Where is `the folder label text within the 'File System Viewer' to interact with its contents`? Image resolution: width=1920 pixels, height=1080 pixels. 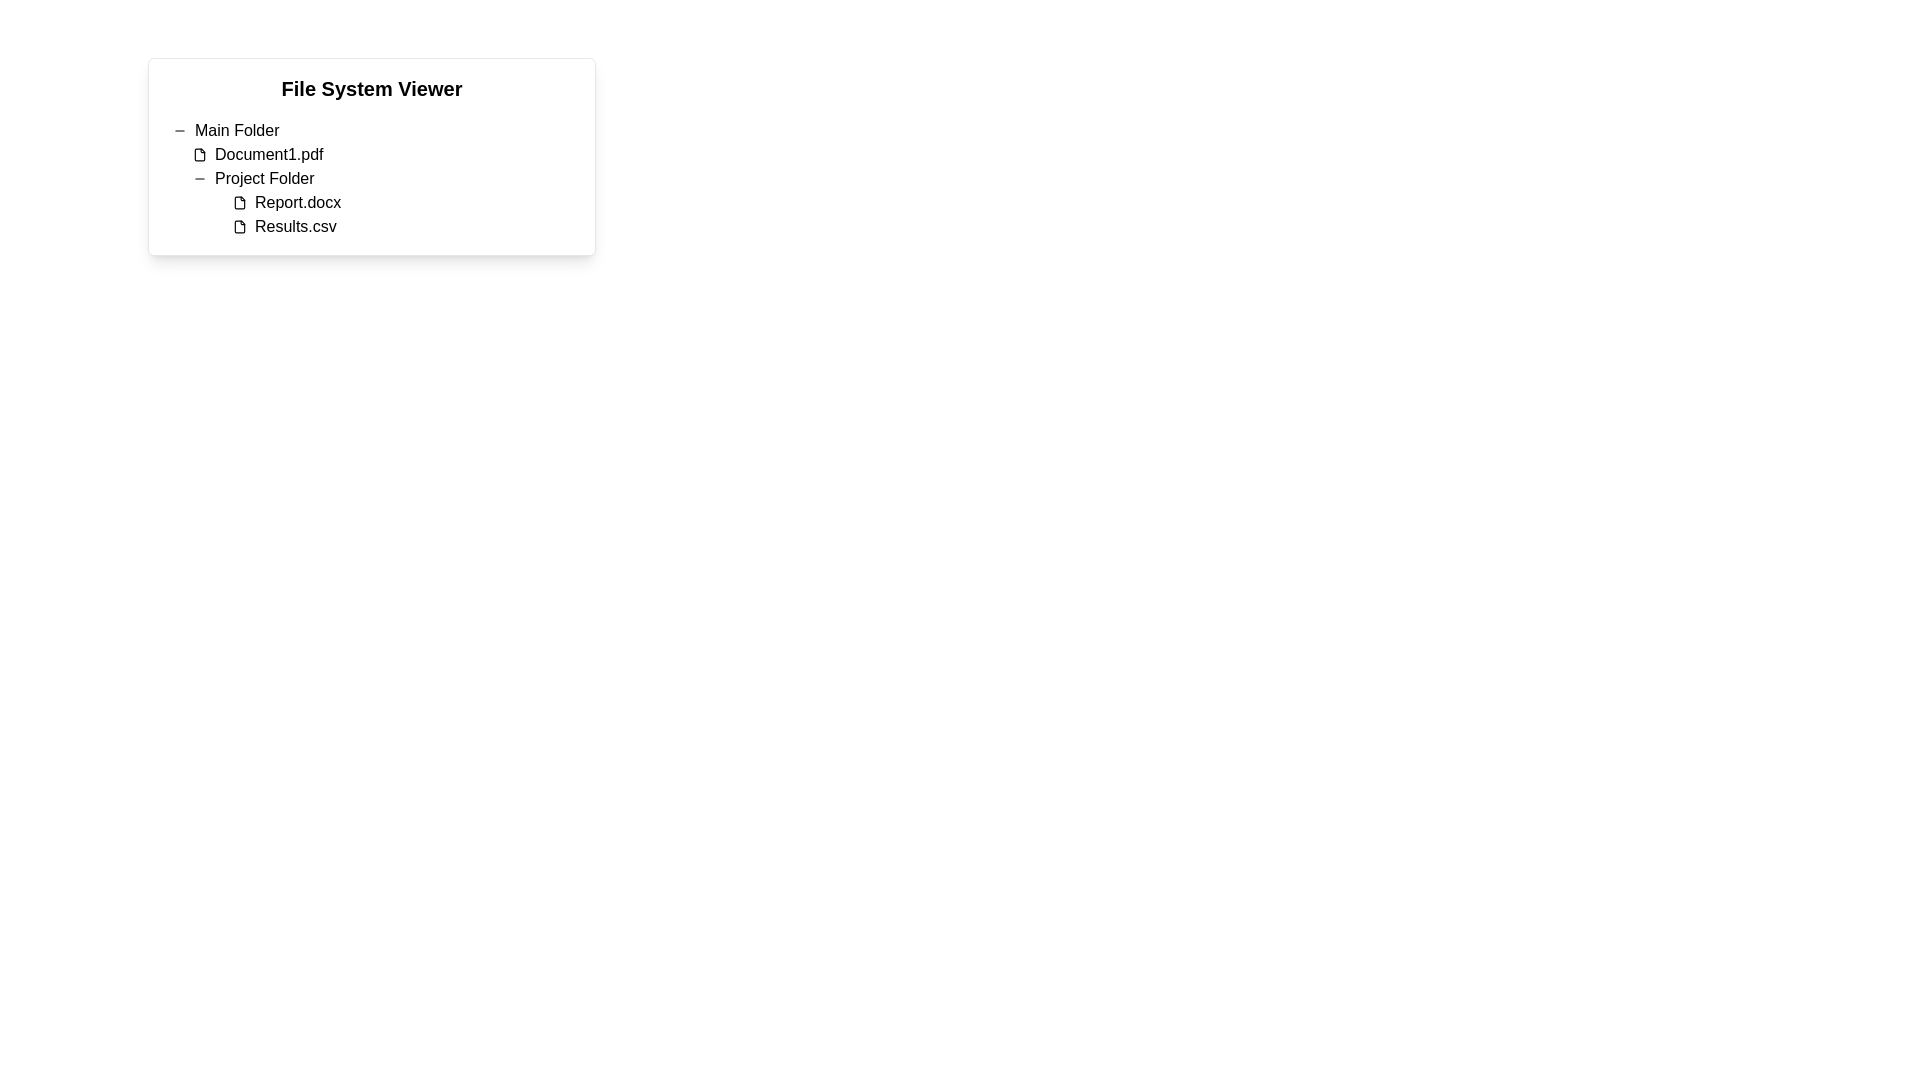 the folder label text within the 'File System Viewer' to interact with its contents is located at coordinates (236, 131).